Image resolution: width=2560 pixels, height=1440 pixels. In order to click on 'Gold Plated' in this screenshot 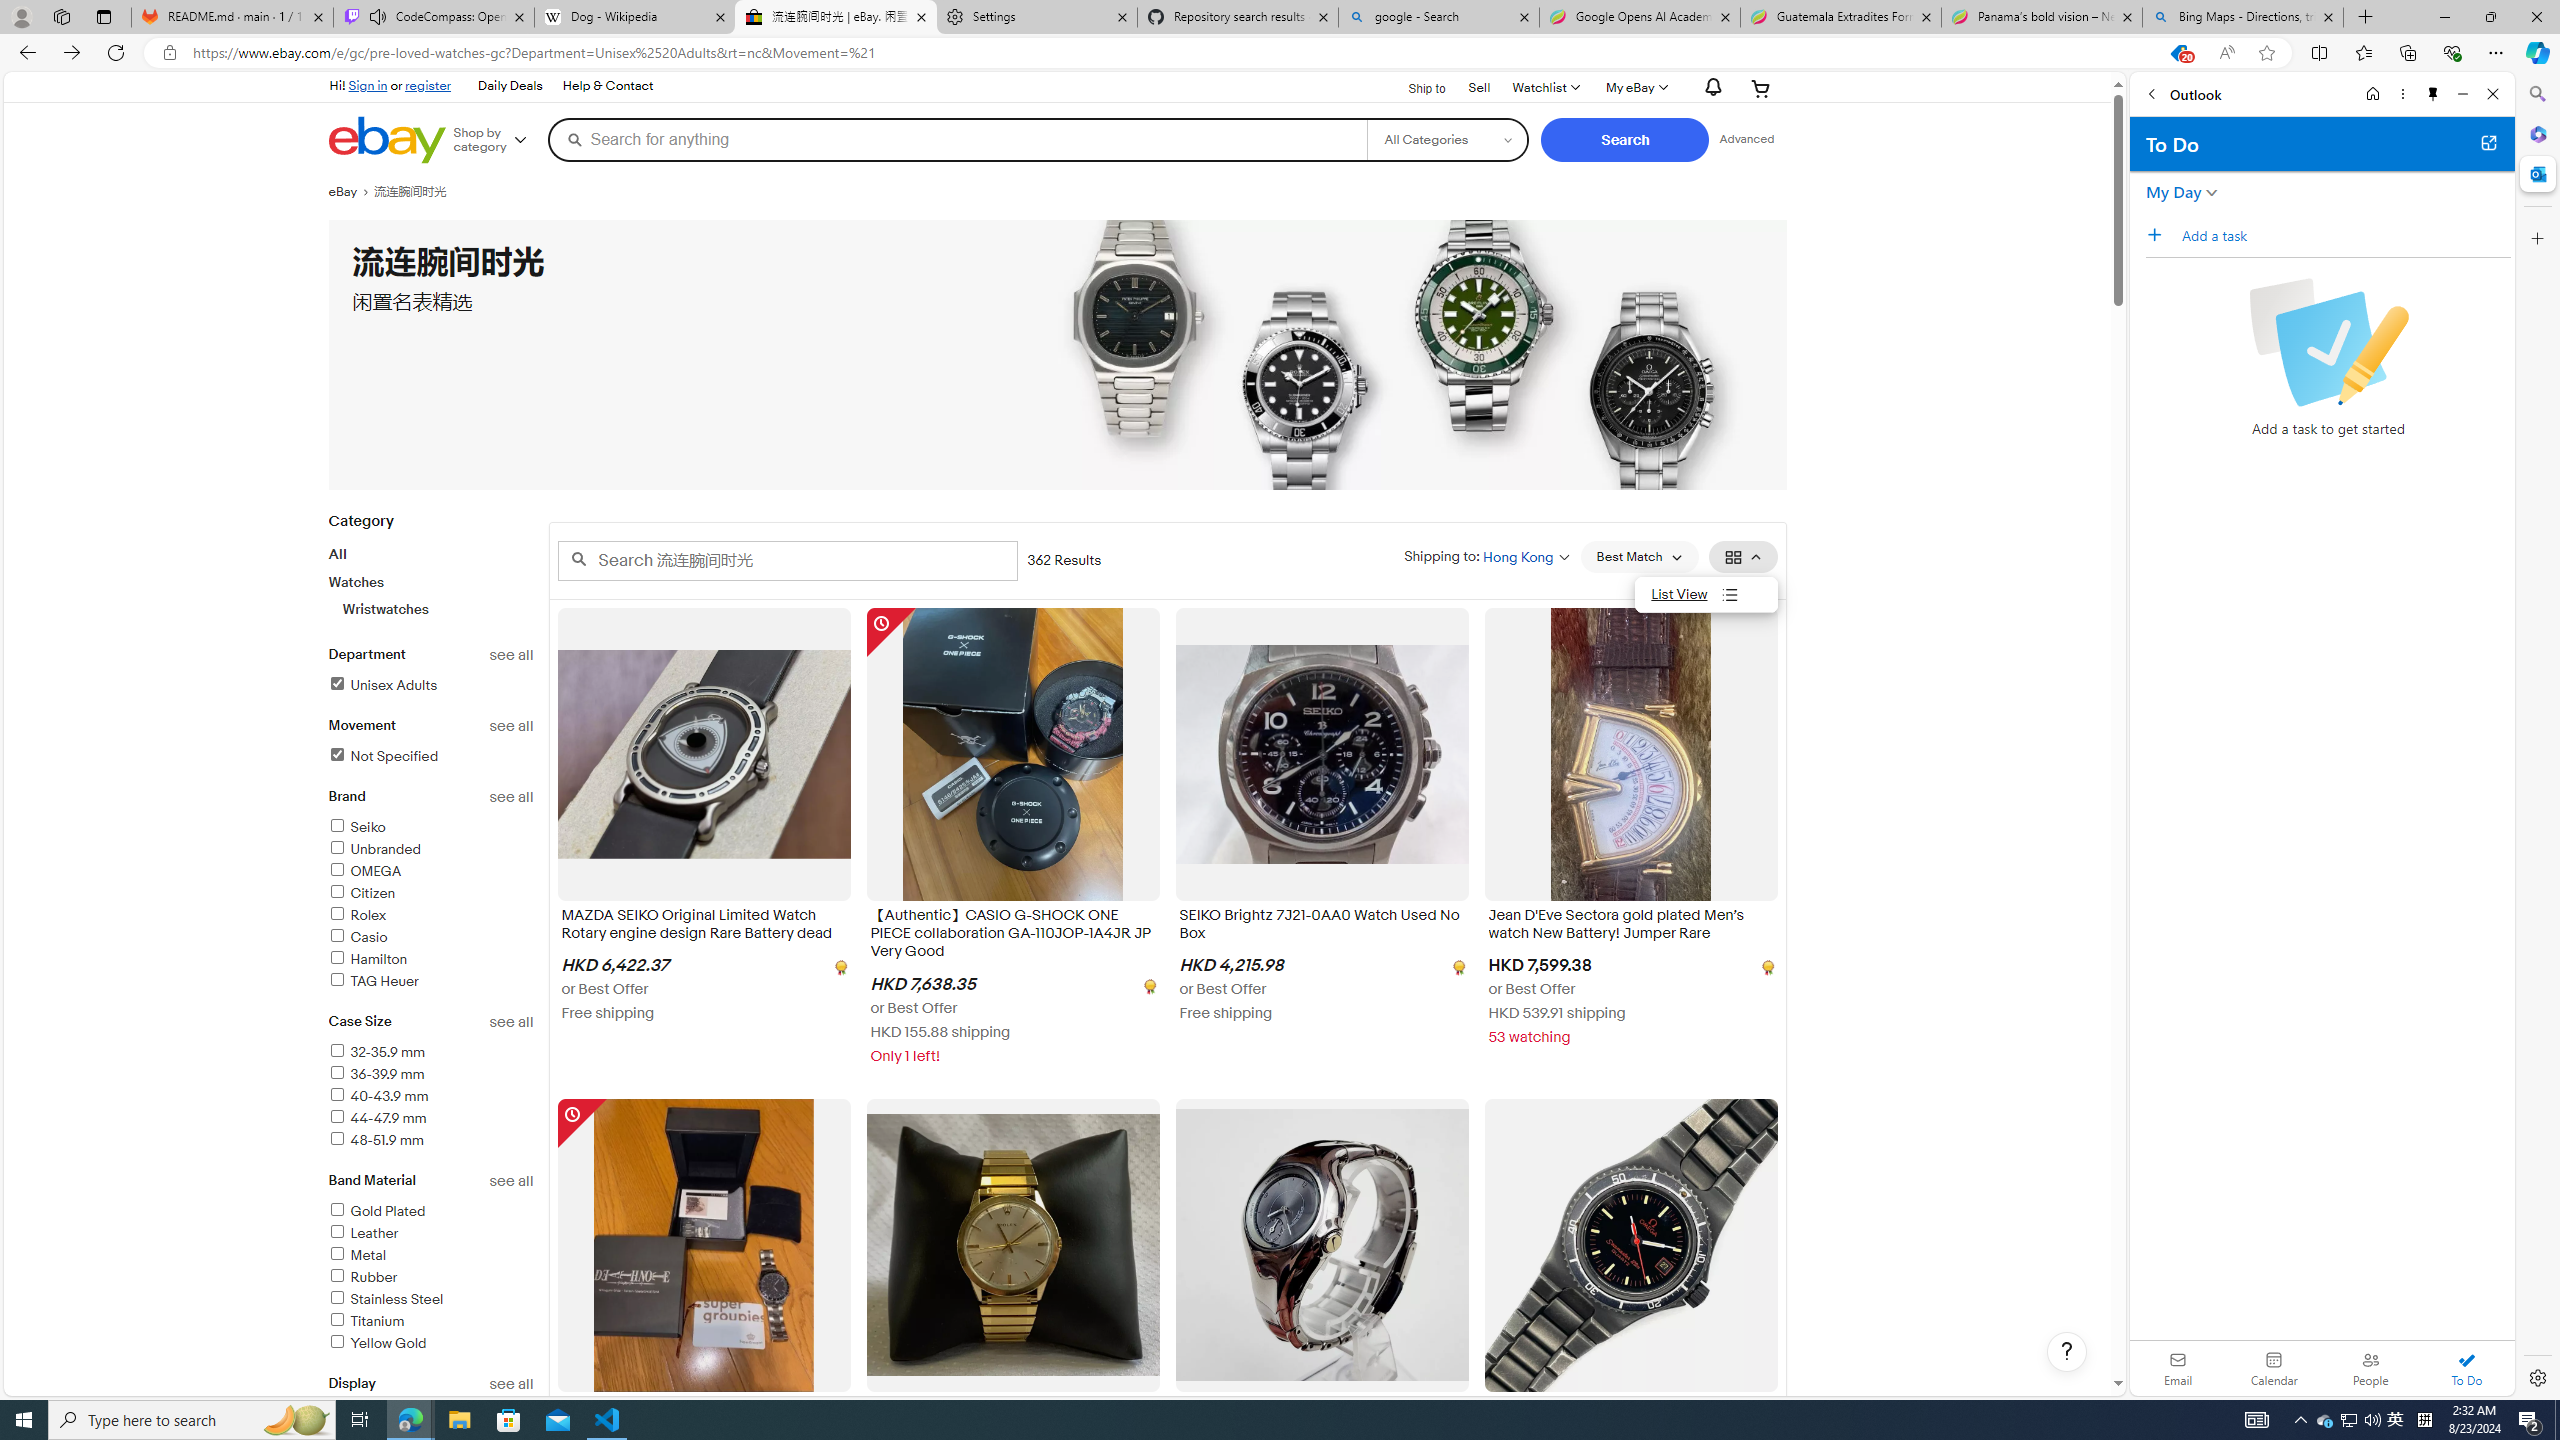, I will do `click(375, 1210)`.